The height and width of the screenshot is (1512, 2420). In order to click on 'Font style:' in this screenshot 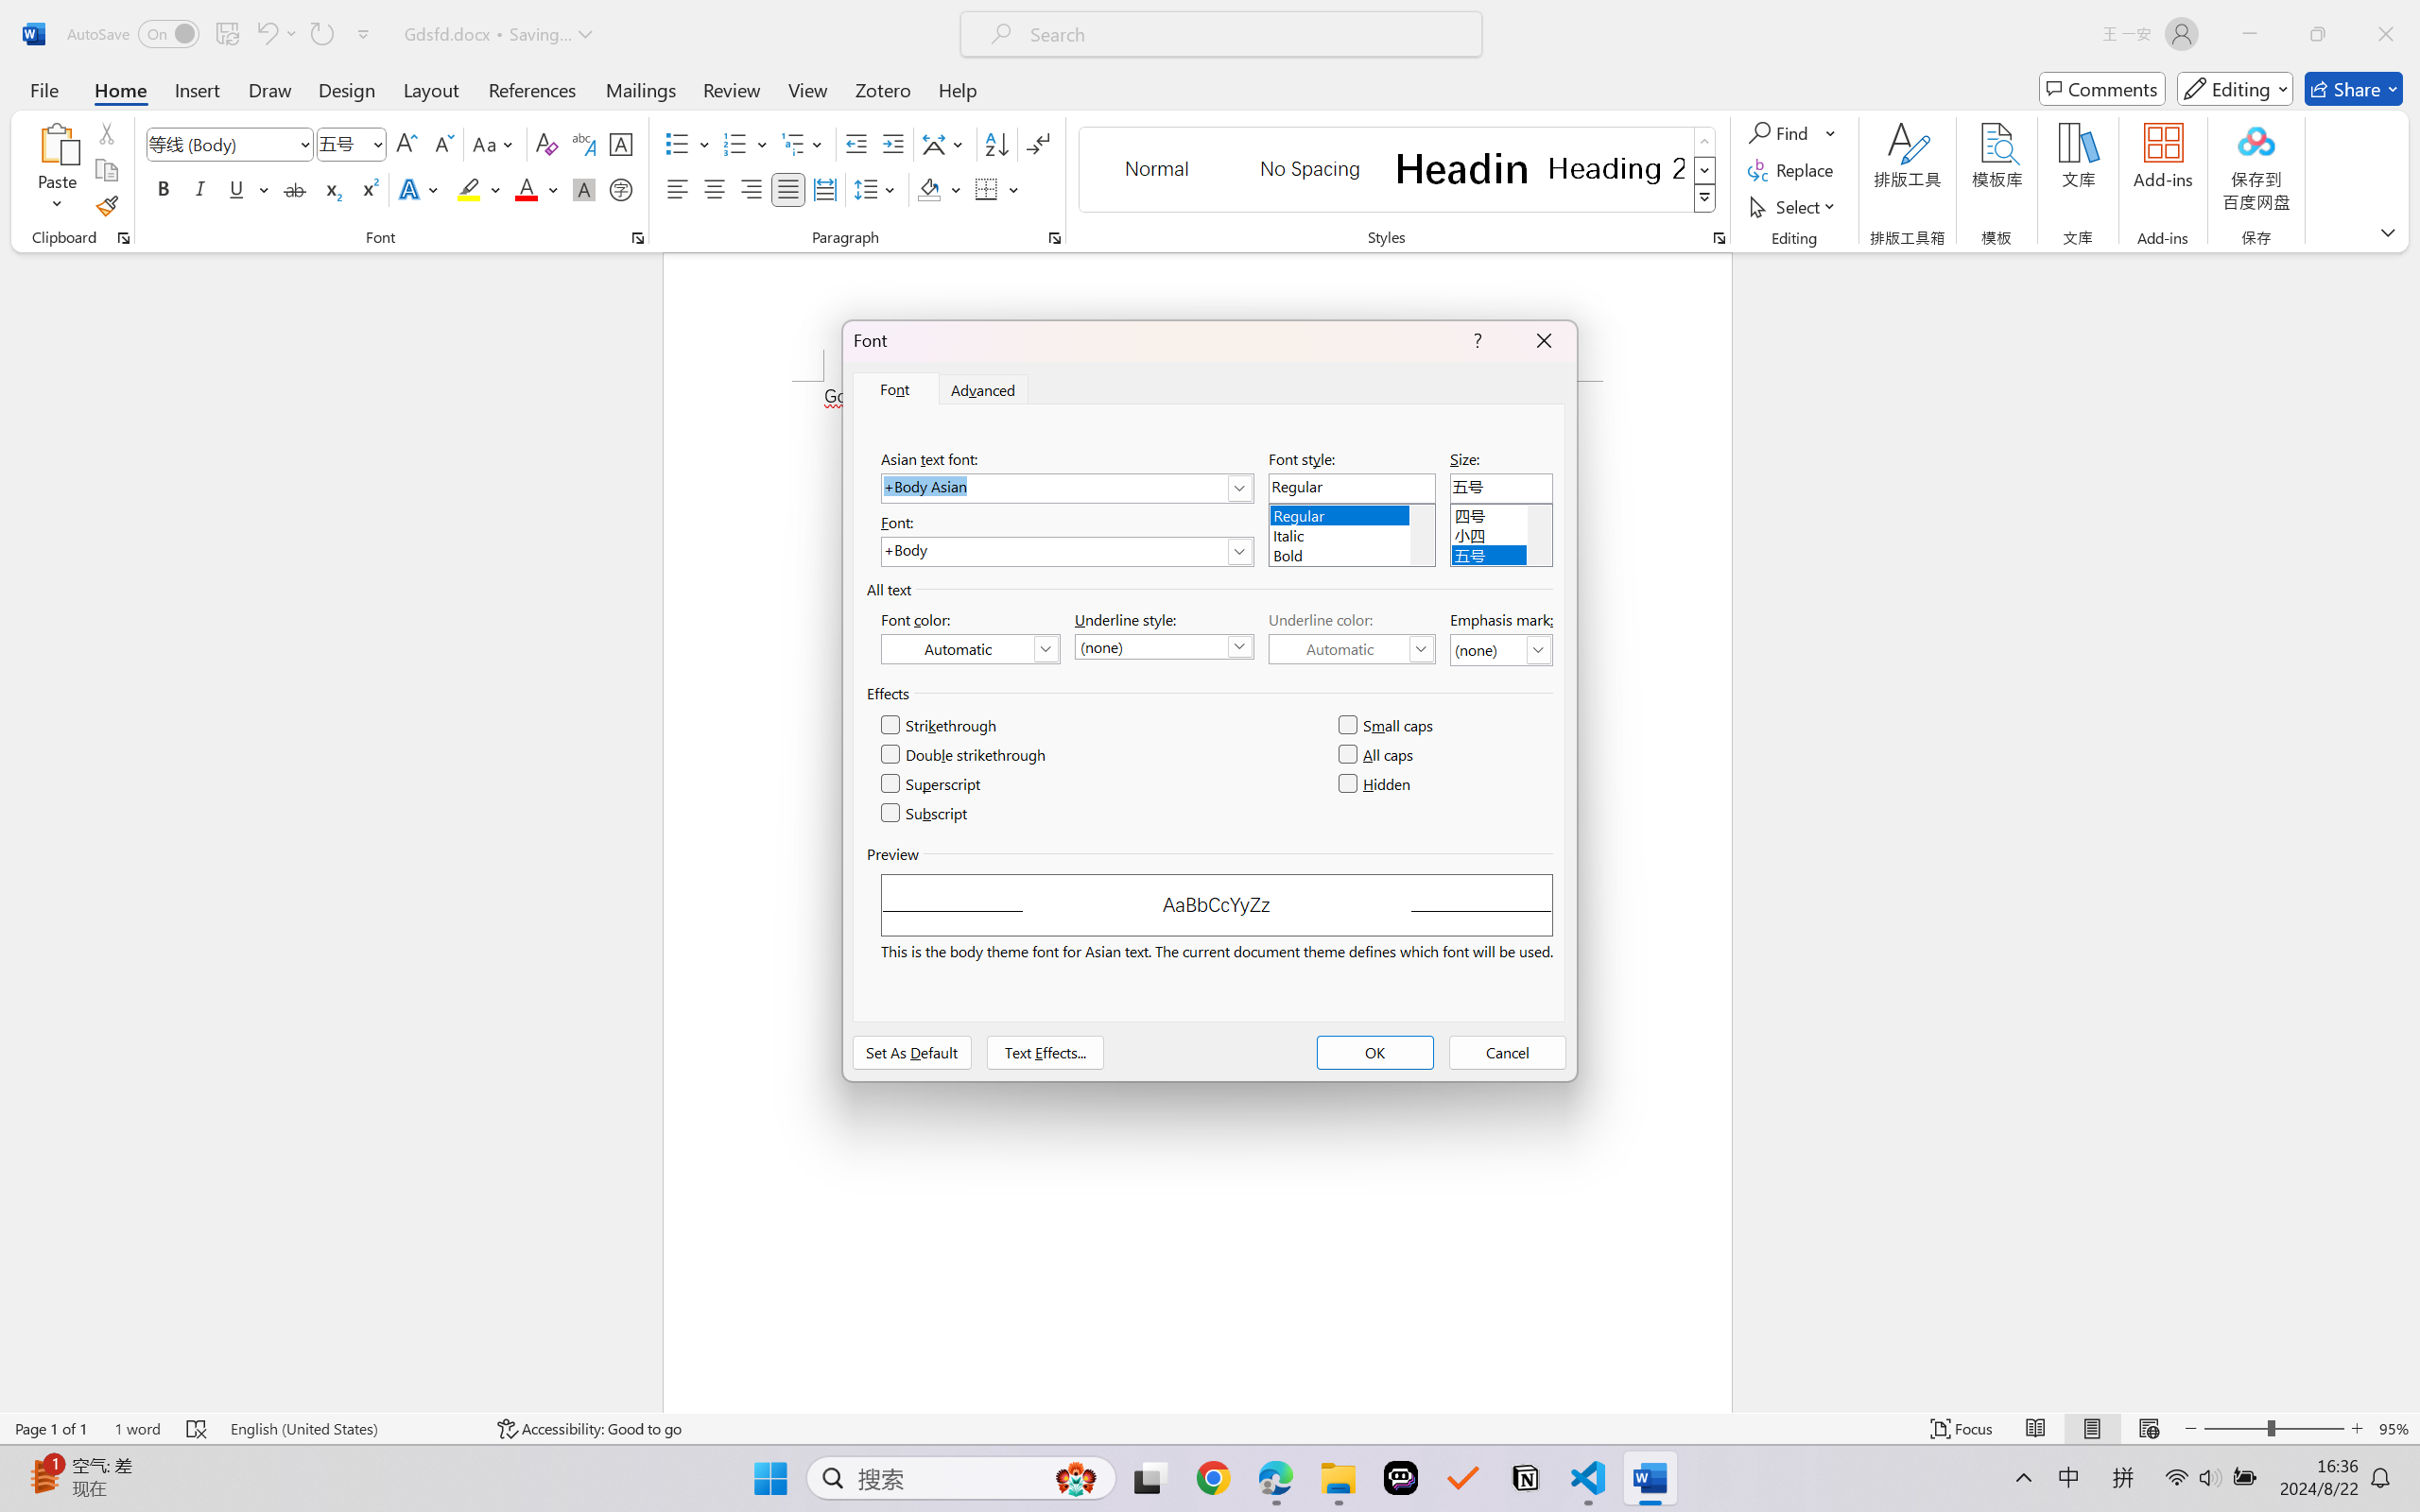, I will do `click(1350, 488)`.